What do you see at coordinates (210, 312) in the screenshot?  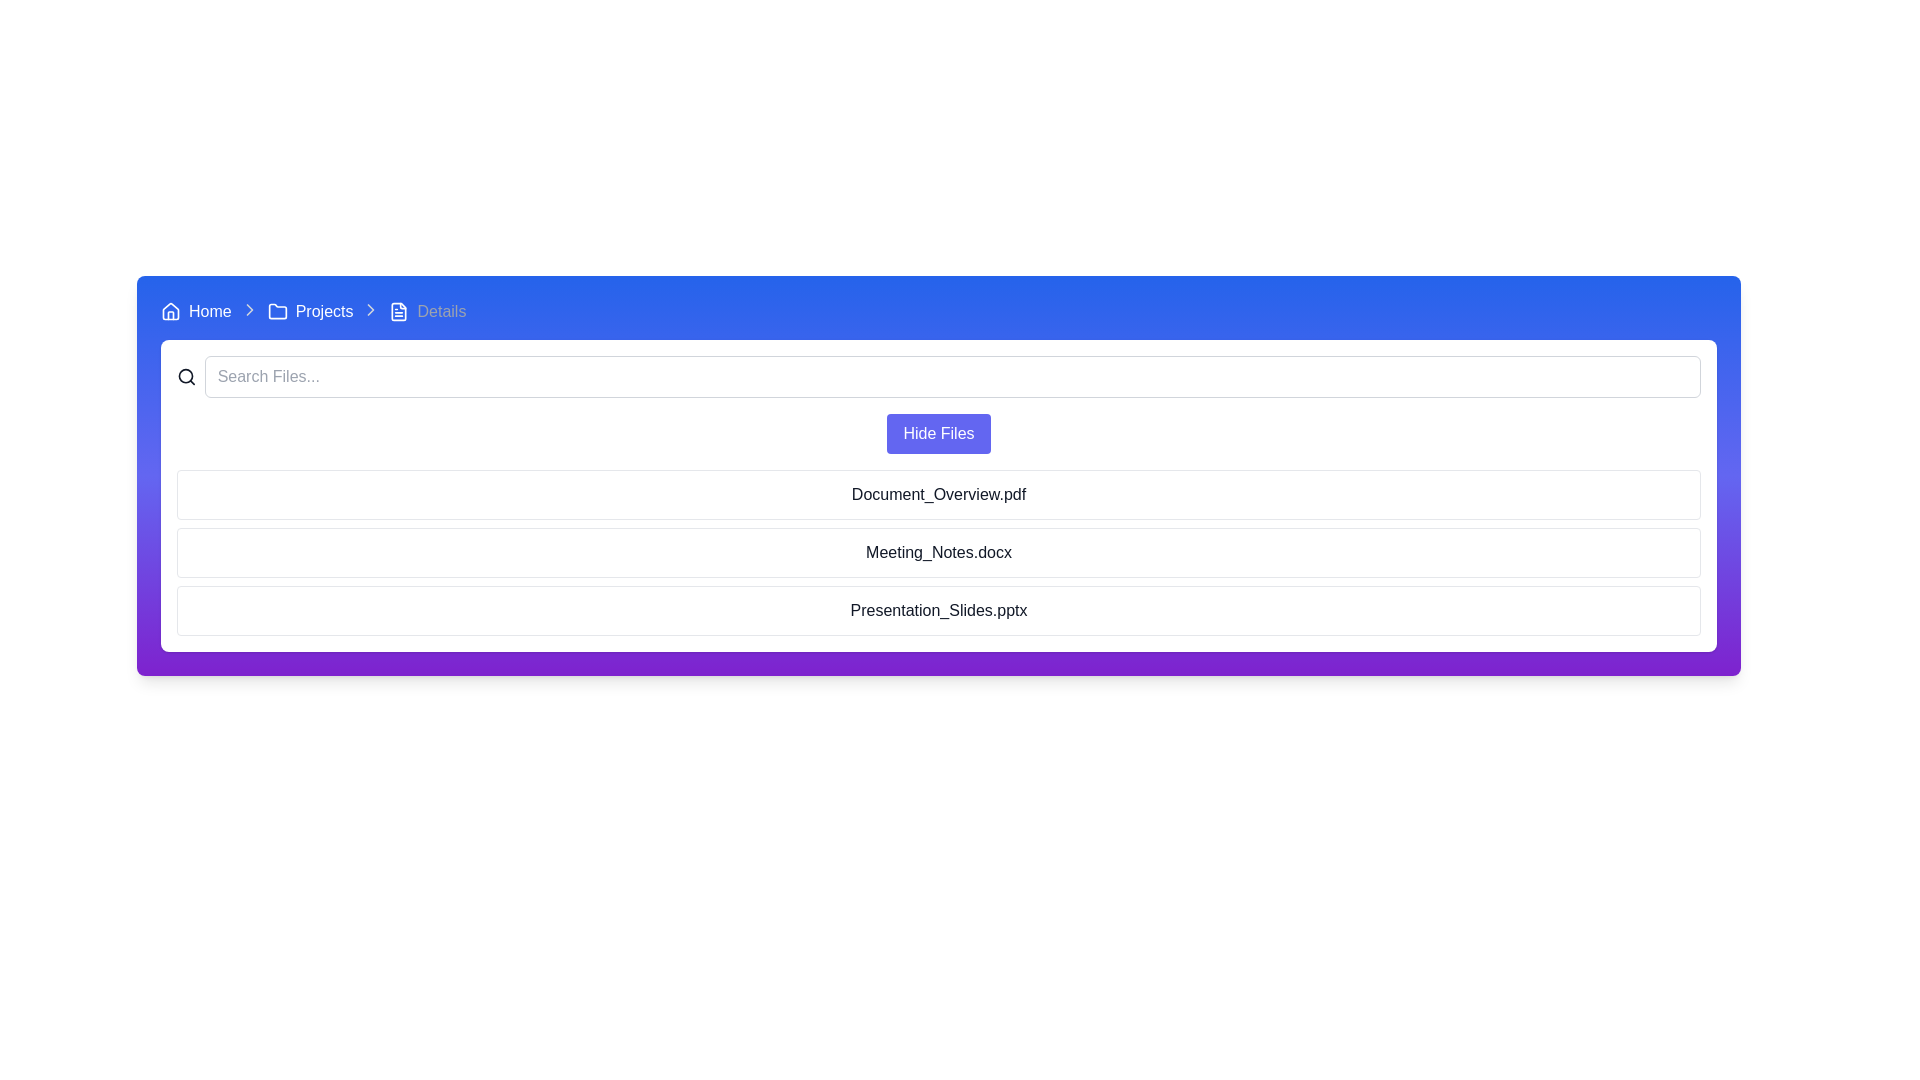 I see `the 'Home' link in the breadcrumb navigation bar` at bounding box center [210, 312].